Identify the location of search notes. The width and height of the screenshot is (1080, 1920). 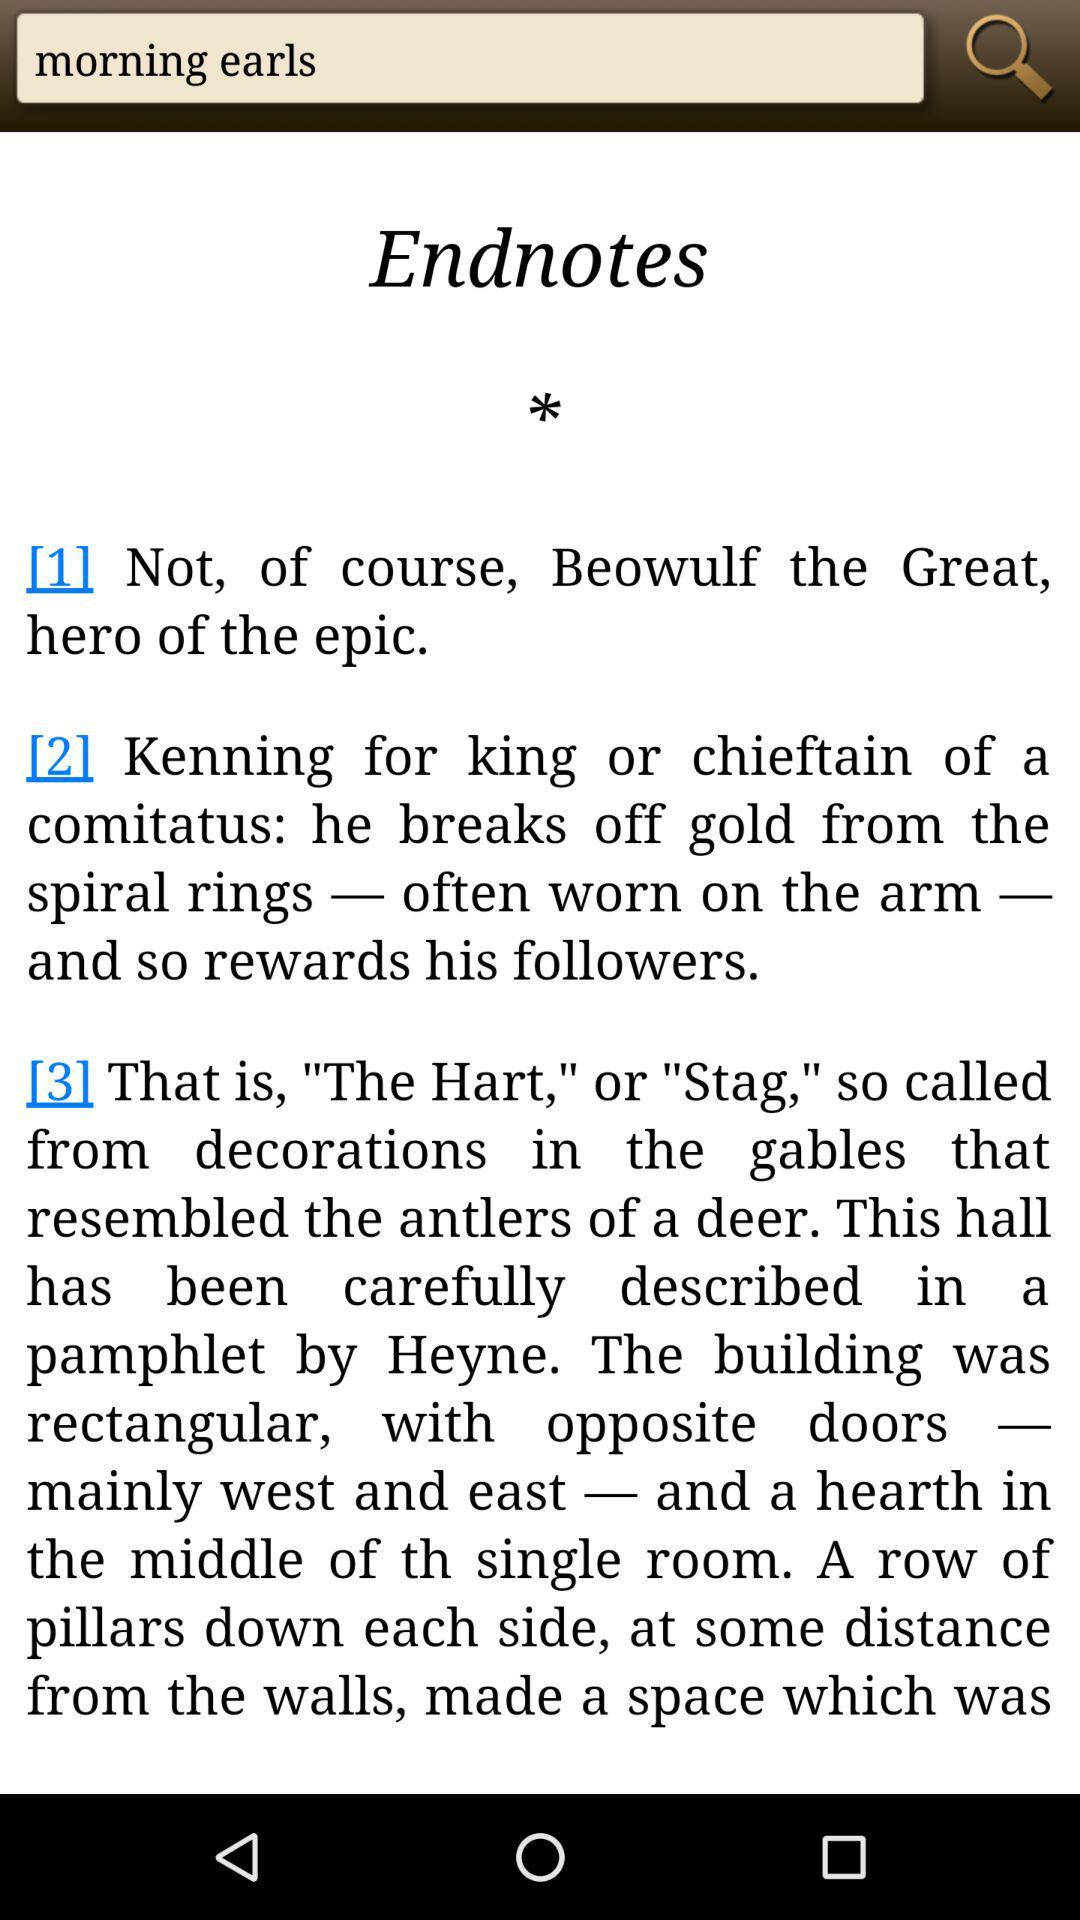
(1015, 57).